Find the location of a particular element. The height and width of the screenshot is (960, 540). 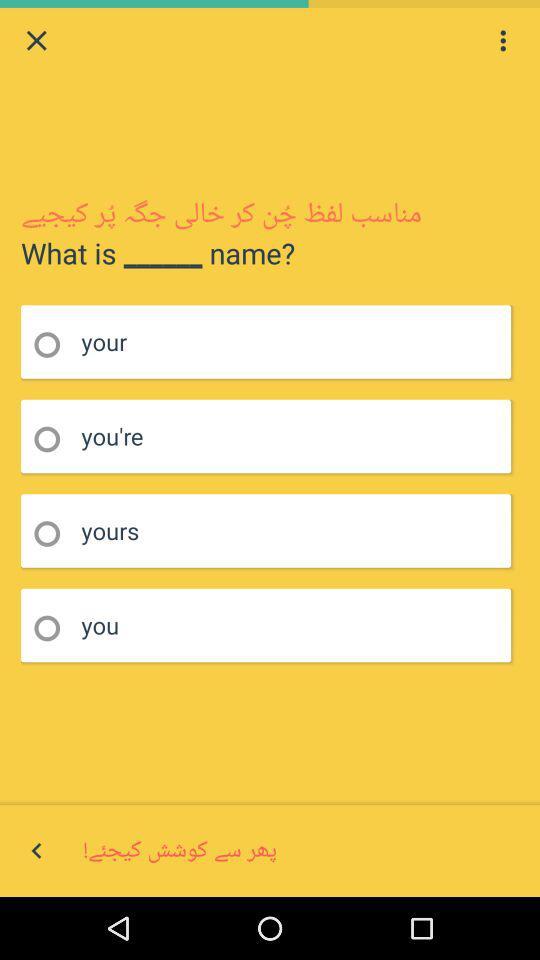

radio button is located at coordinates (53, 345).